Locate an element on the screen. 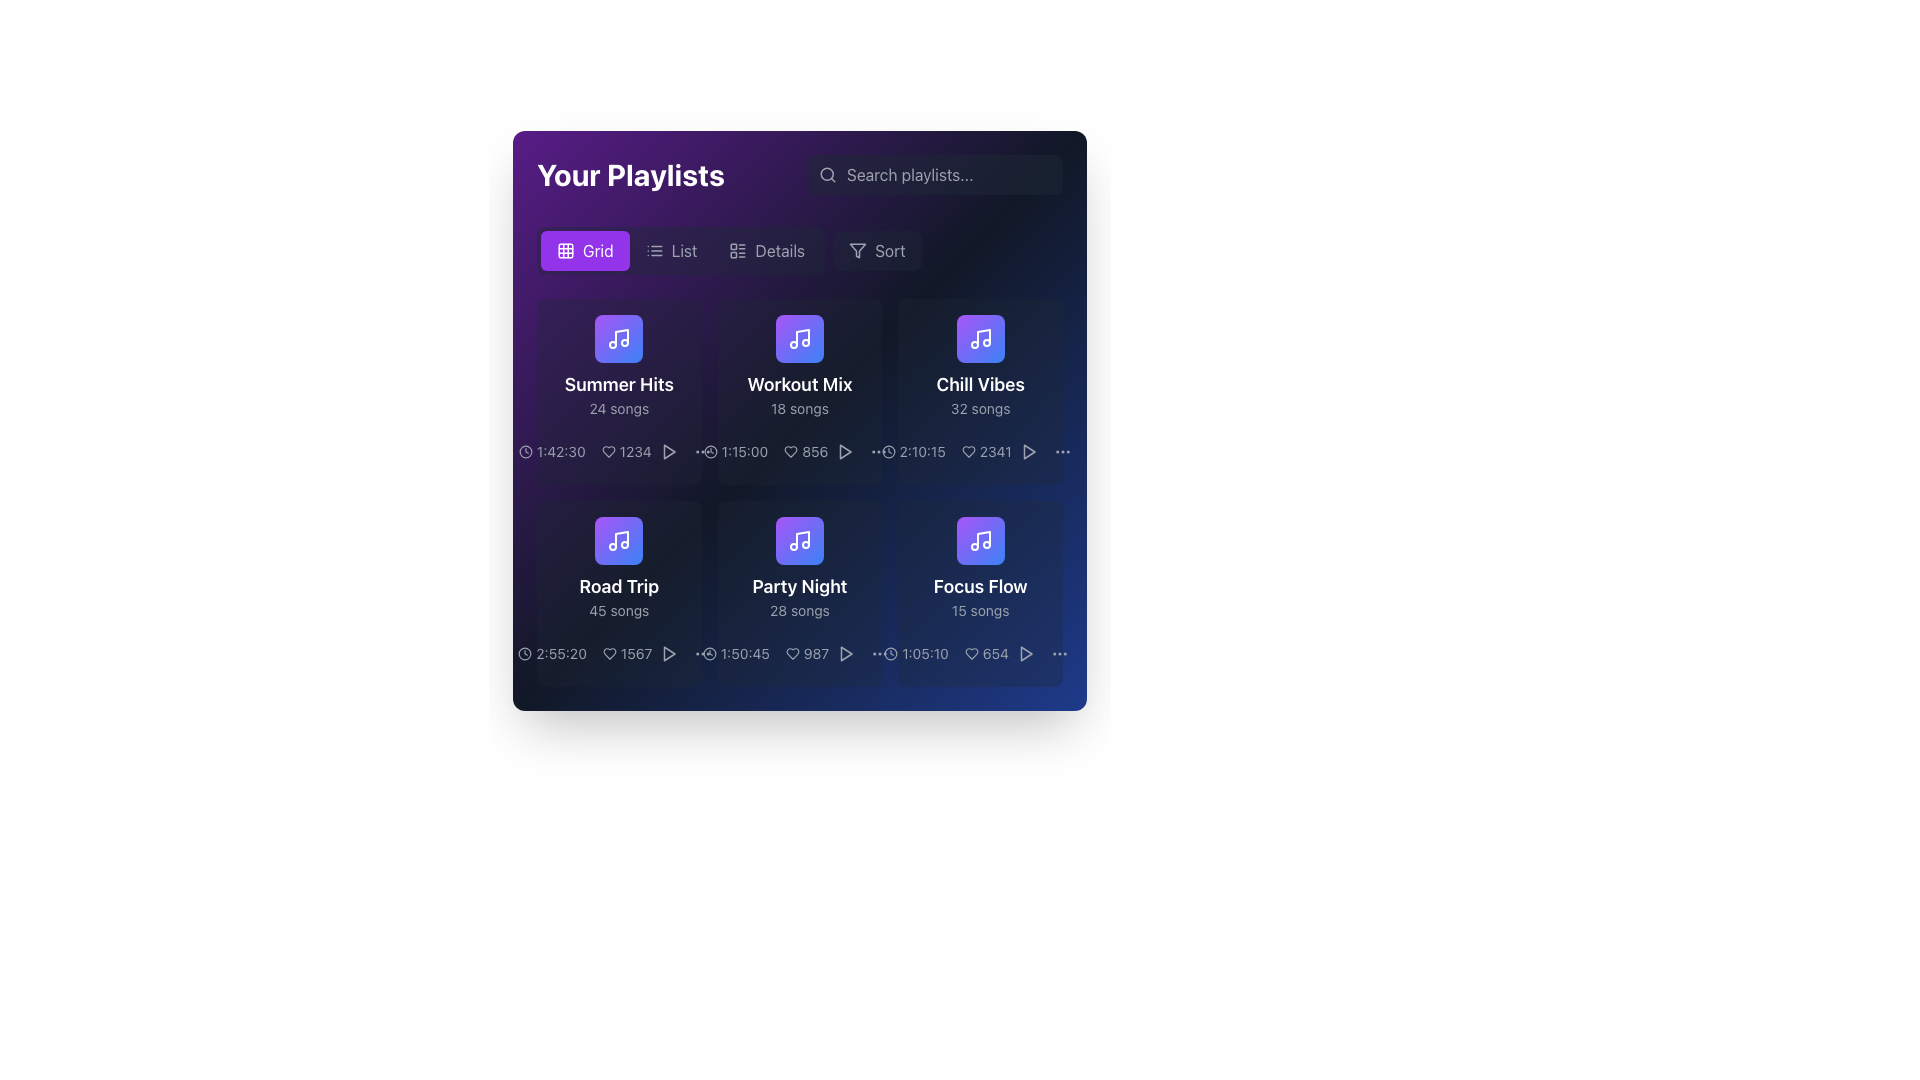 This screenshot has height=1080, width=1920. the Icon button for the 'Workout Mix' playlist is located at coordinates (846, 451).